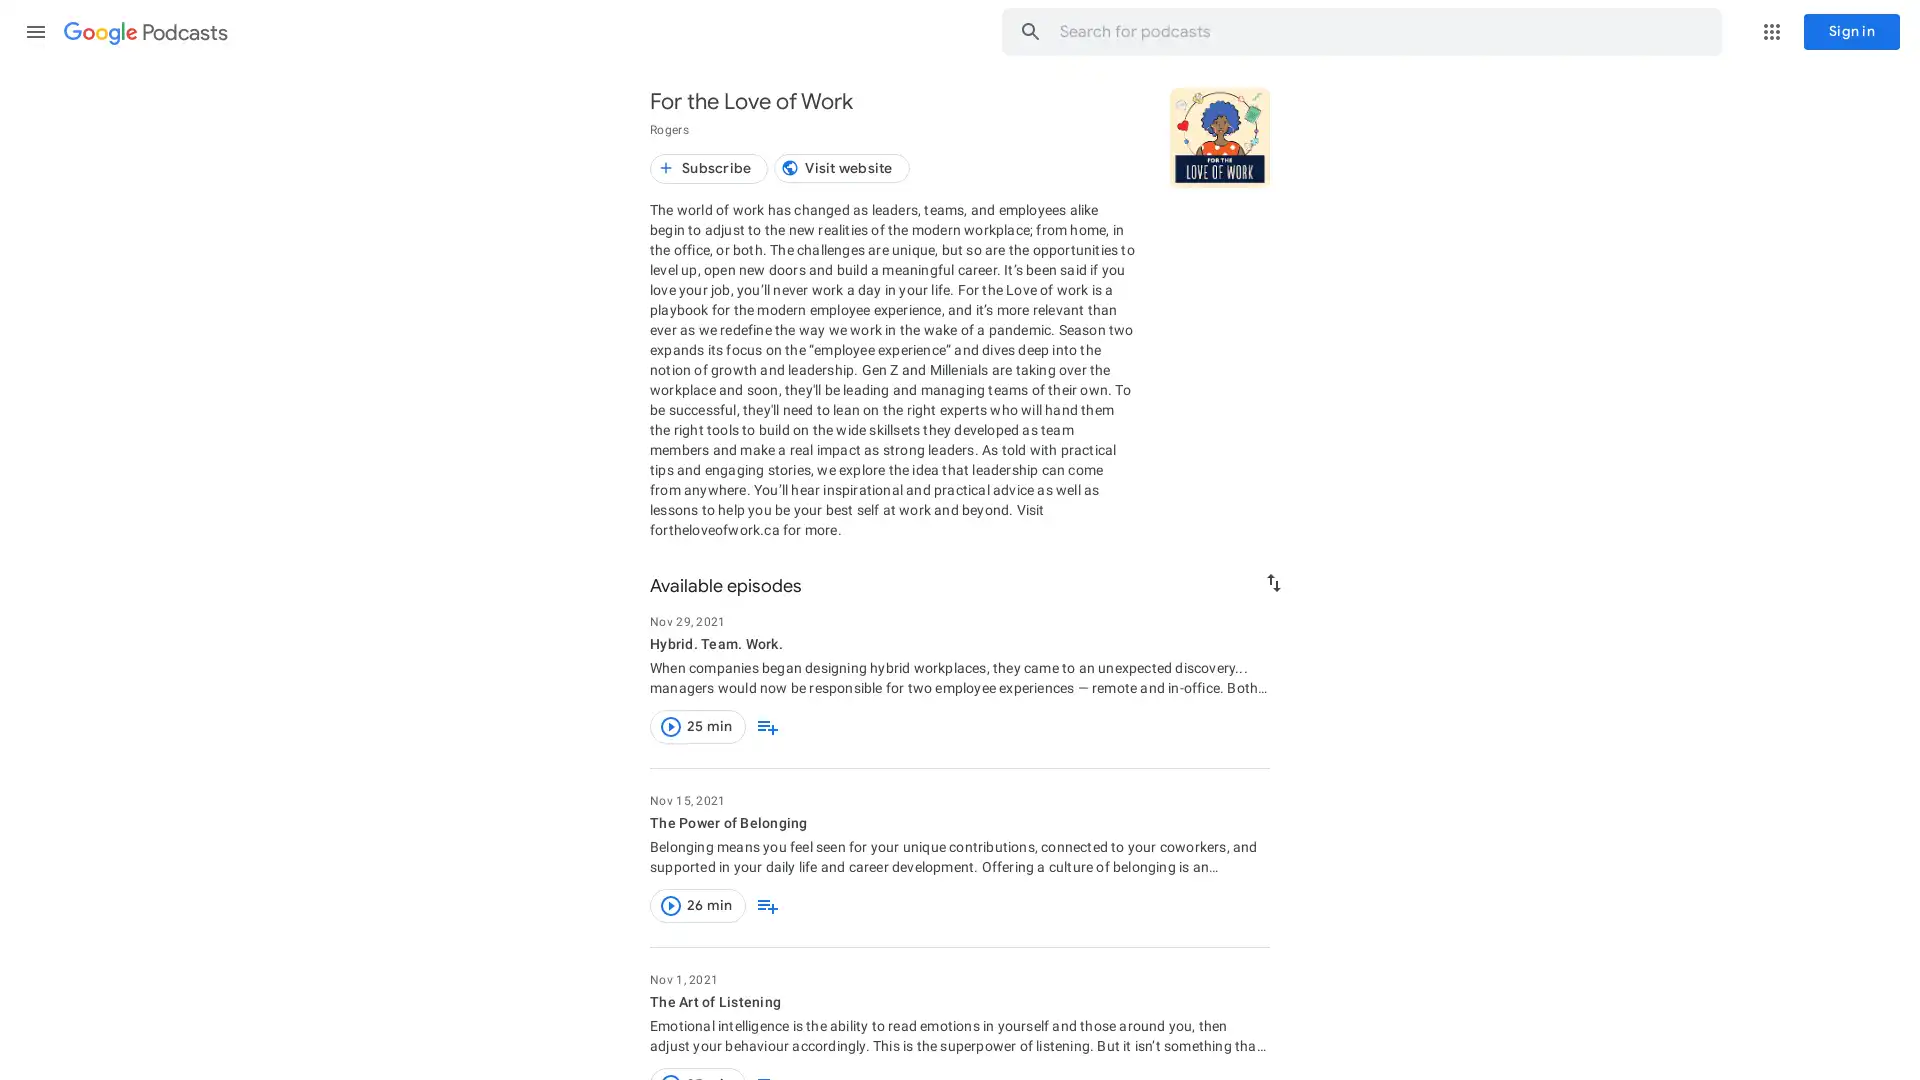 The height and width of the screenshot is (1080, 1920). Describe the element at coordinates (627, 31) in the screenshot. I see `Search` at that location.